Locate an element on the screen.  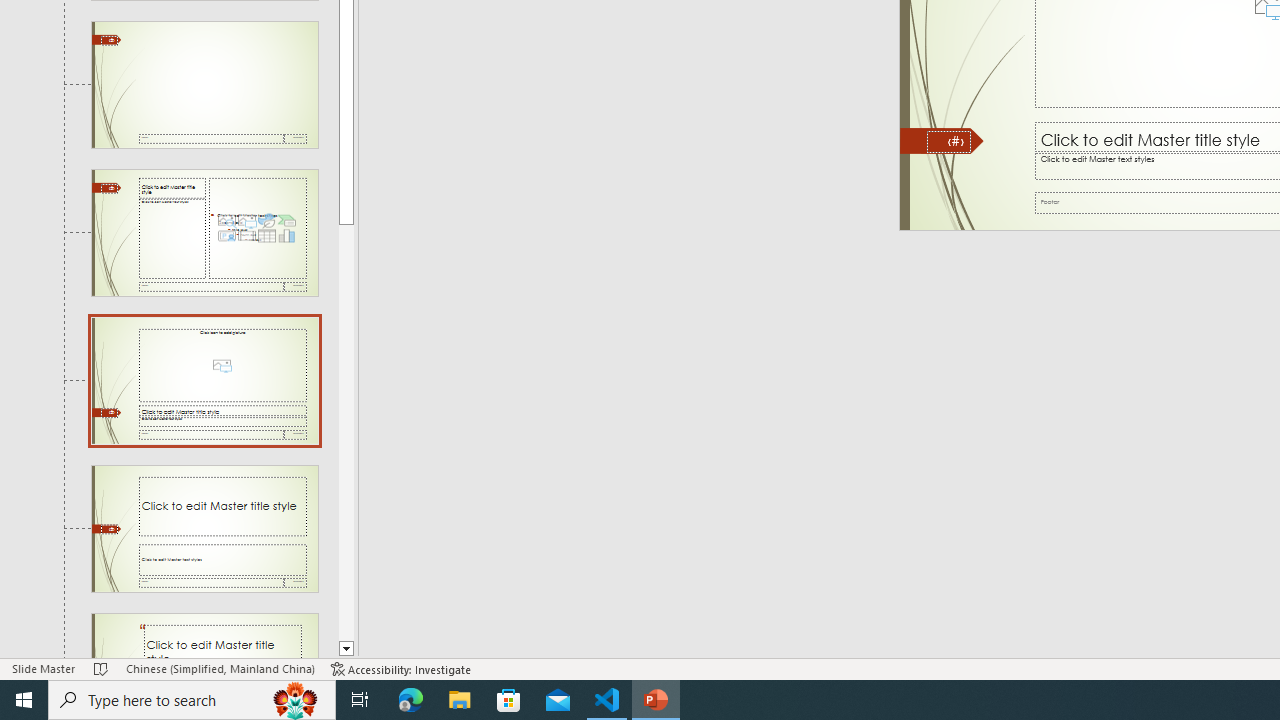
'Freeform 11' is located at coordinates (941, 140).